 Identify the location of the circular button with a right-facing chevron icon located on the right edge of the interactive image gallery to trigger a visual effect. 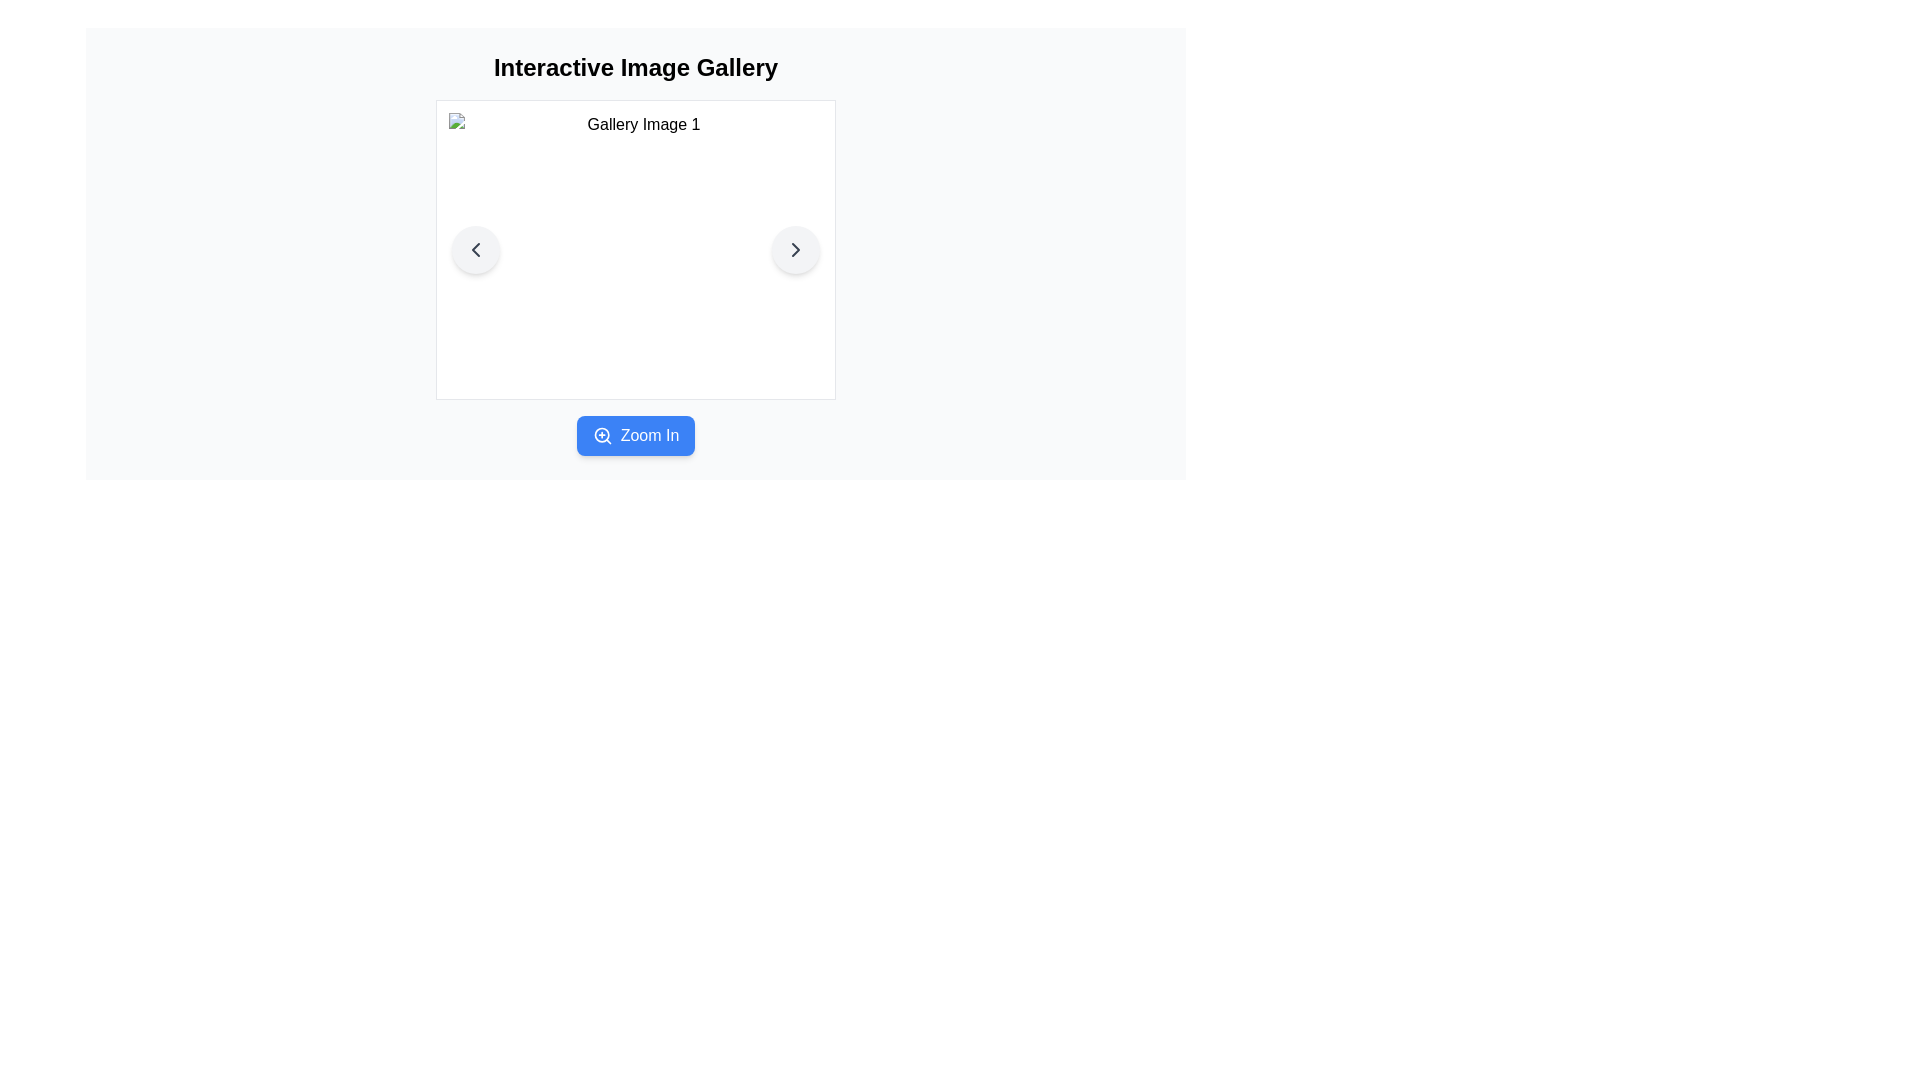
(795, 249).